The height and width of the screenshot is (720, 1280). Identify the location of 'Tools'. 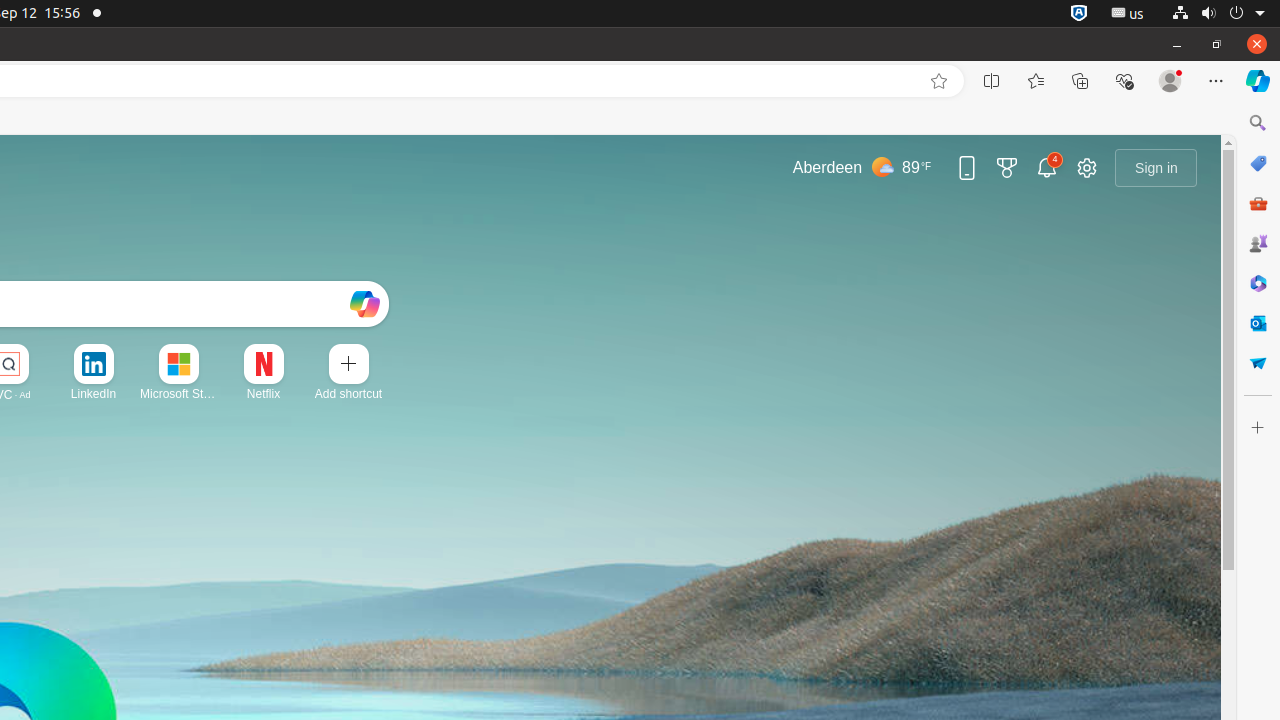
(1256, 202).